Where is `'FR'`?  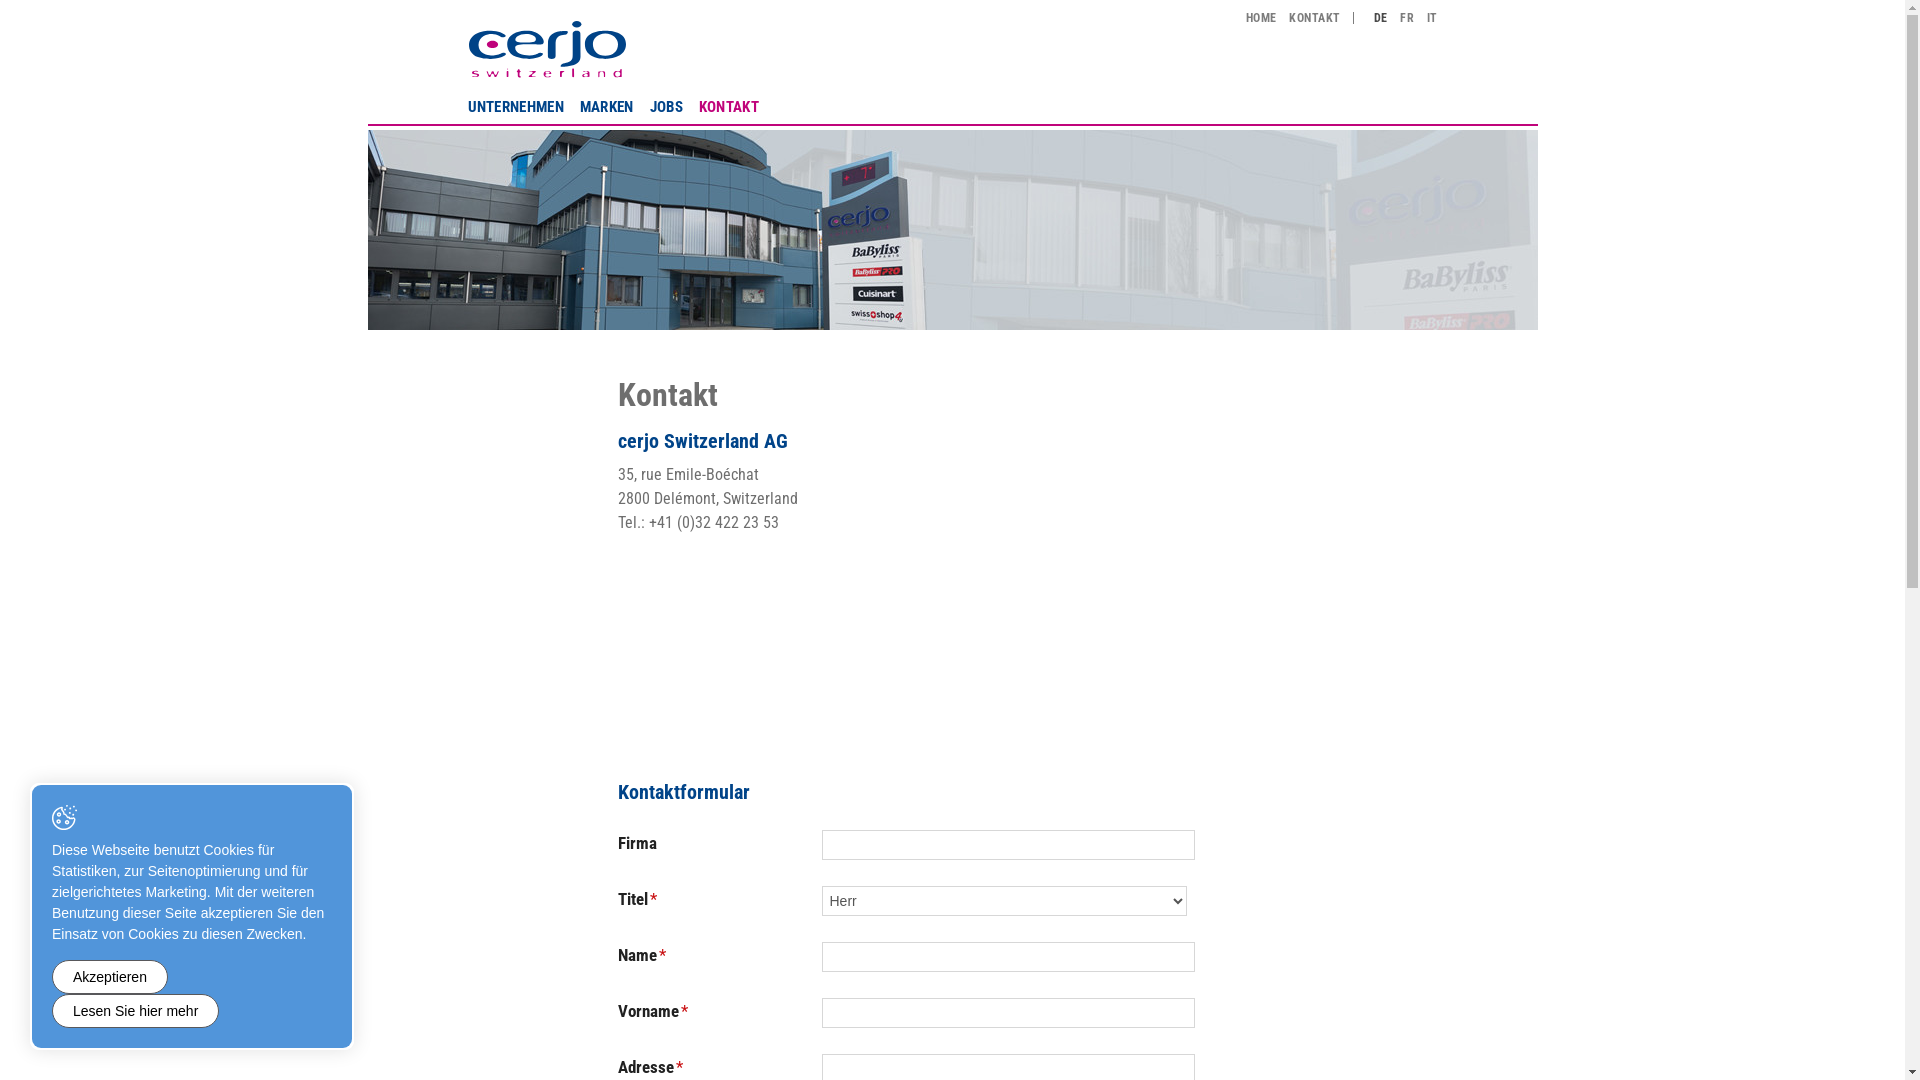 'FR' is located at coordinates (1405, 18).